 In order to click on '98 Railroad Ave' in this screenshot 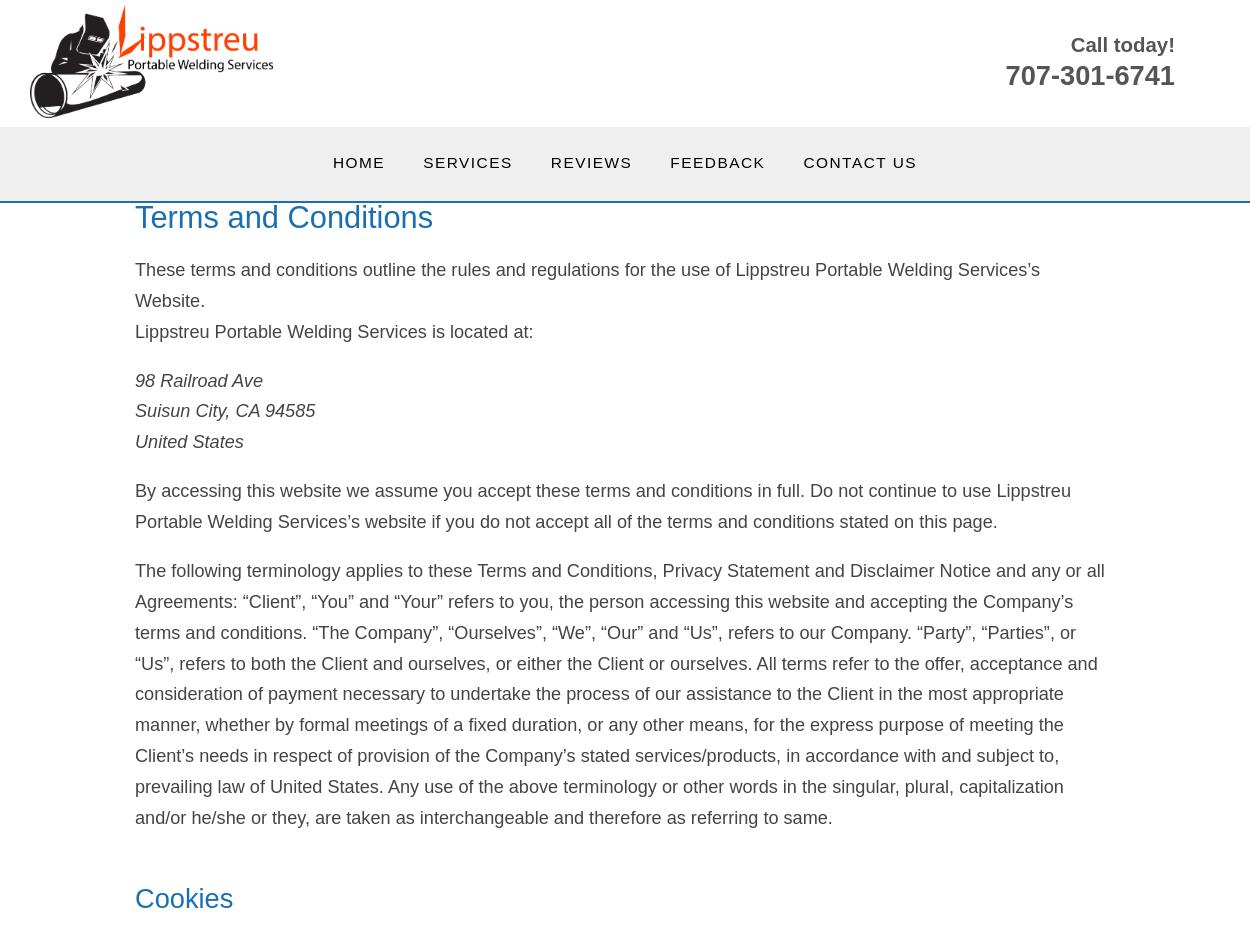, I will do `click(197, 379)`.